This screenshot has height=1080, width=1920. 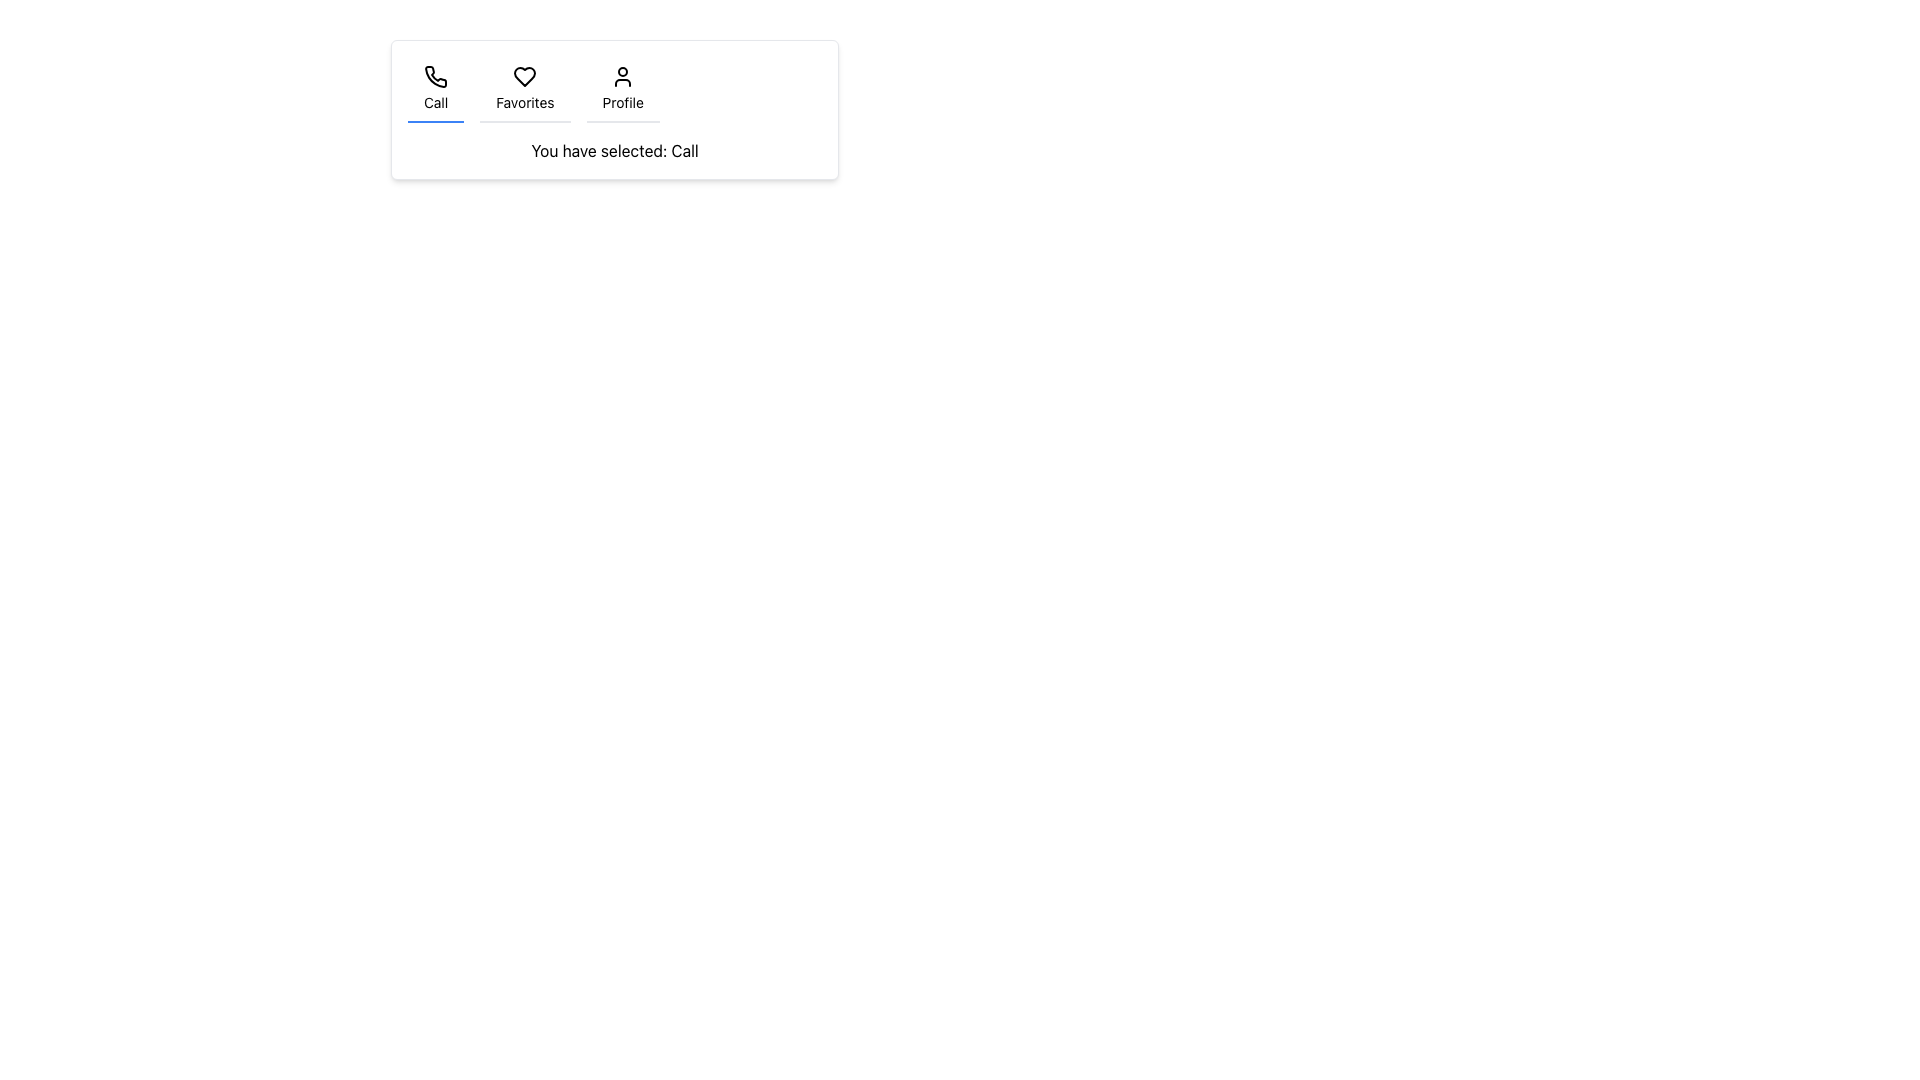 I want to click on the 'Profile' button, which features a user silhouette icon above the text 'Profile', so click(x=622, y=88).